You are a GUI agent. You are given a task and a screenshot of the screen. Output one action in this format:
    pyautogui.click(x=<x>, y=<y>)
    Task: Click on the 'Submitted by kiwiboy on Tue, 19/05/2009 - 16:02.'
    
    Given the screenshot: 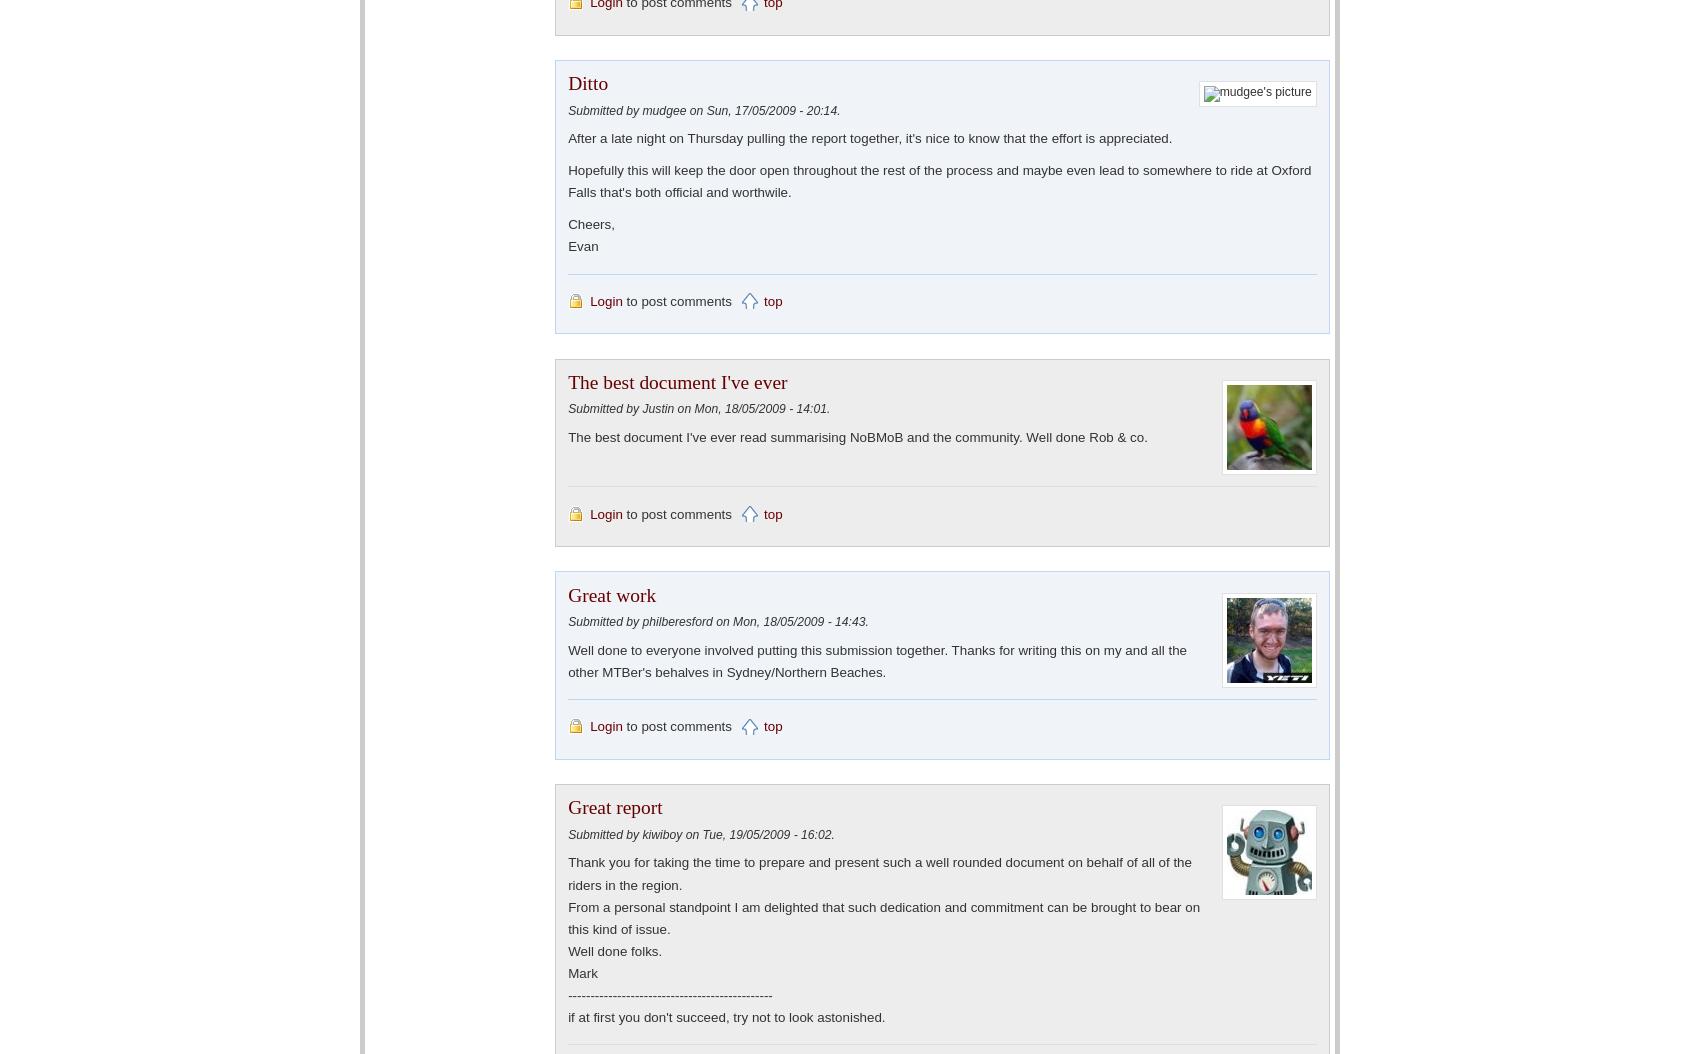 What is the action you would take?
    pyautogui.click(x=701, y=833)
    